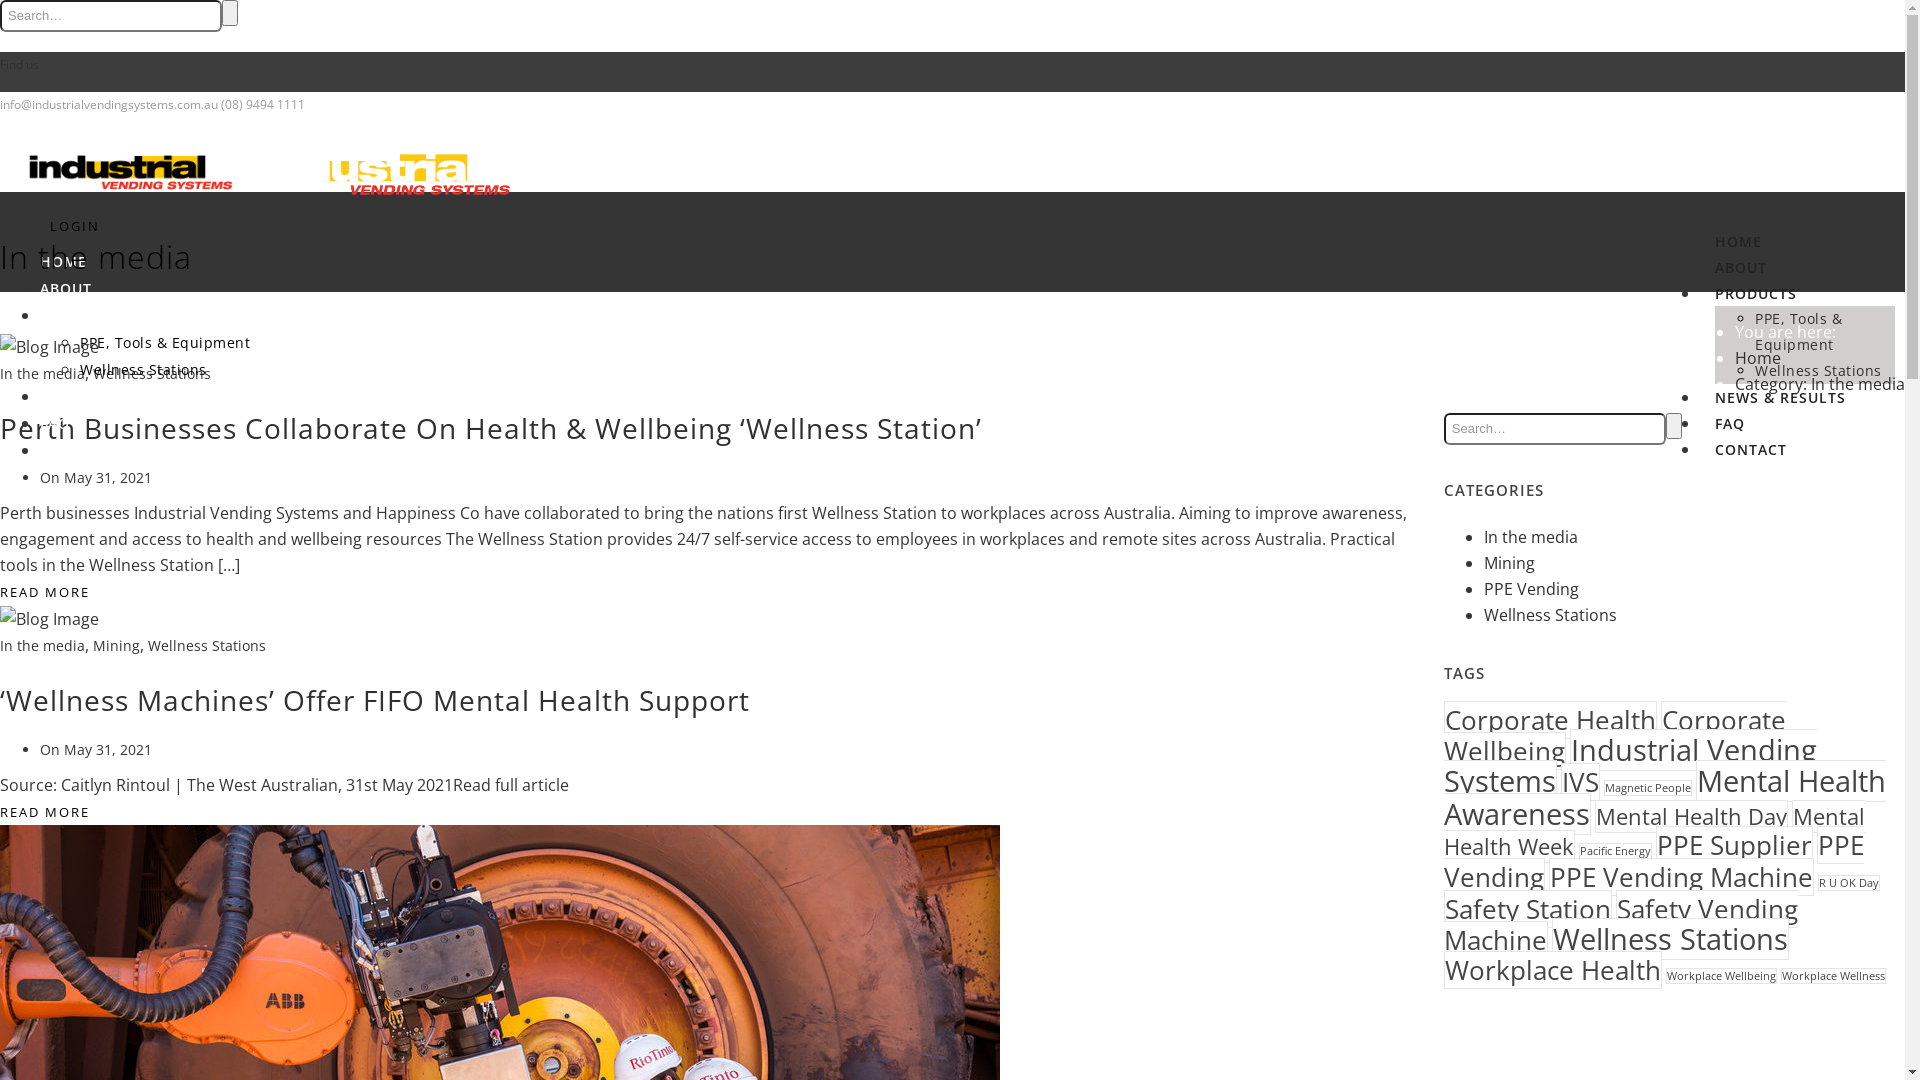  Describe the element at coordinates (1733, 384) in the screenshot. I see `'Category: In the media'` at that location.